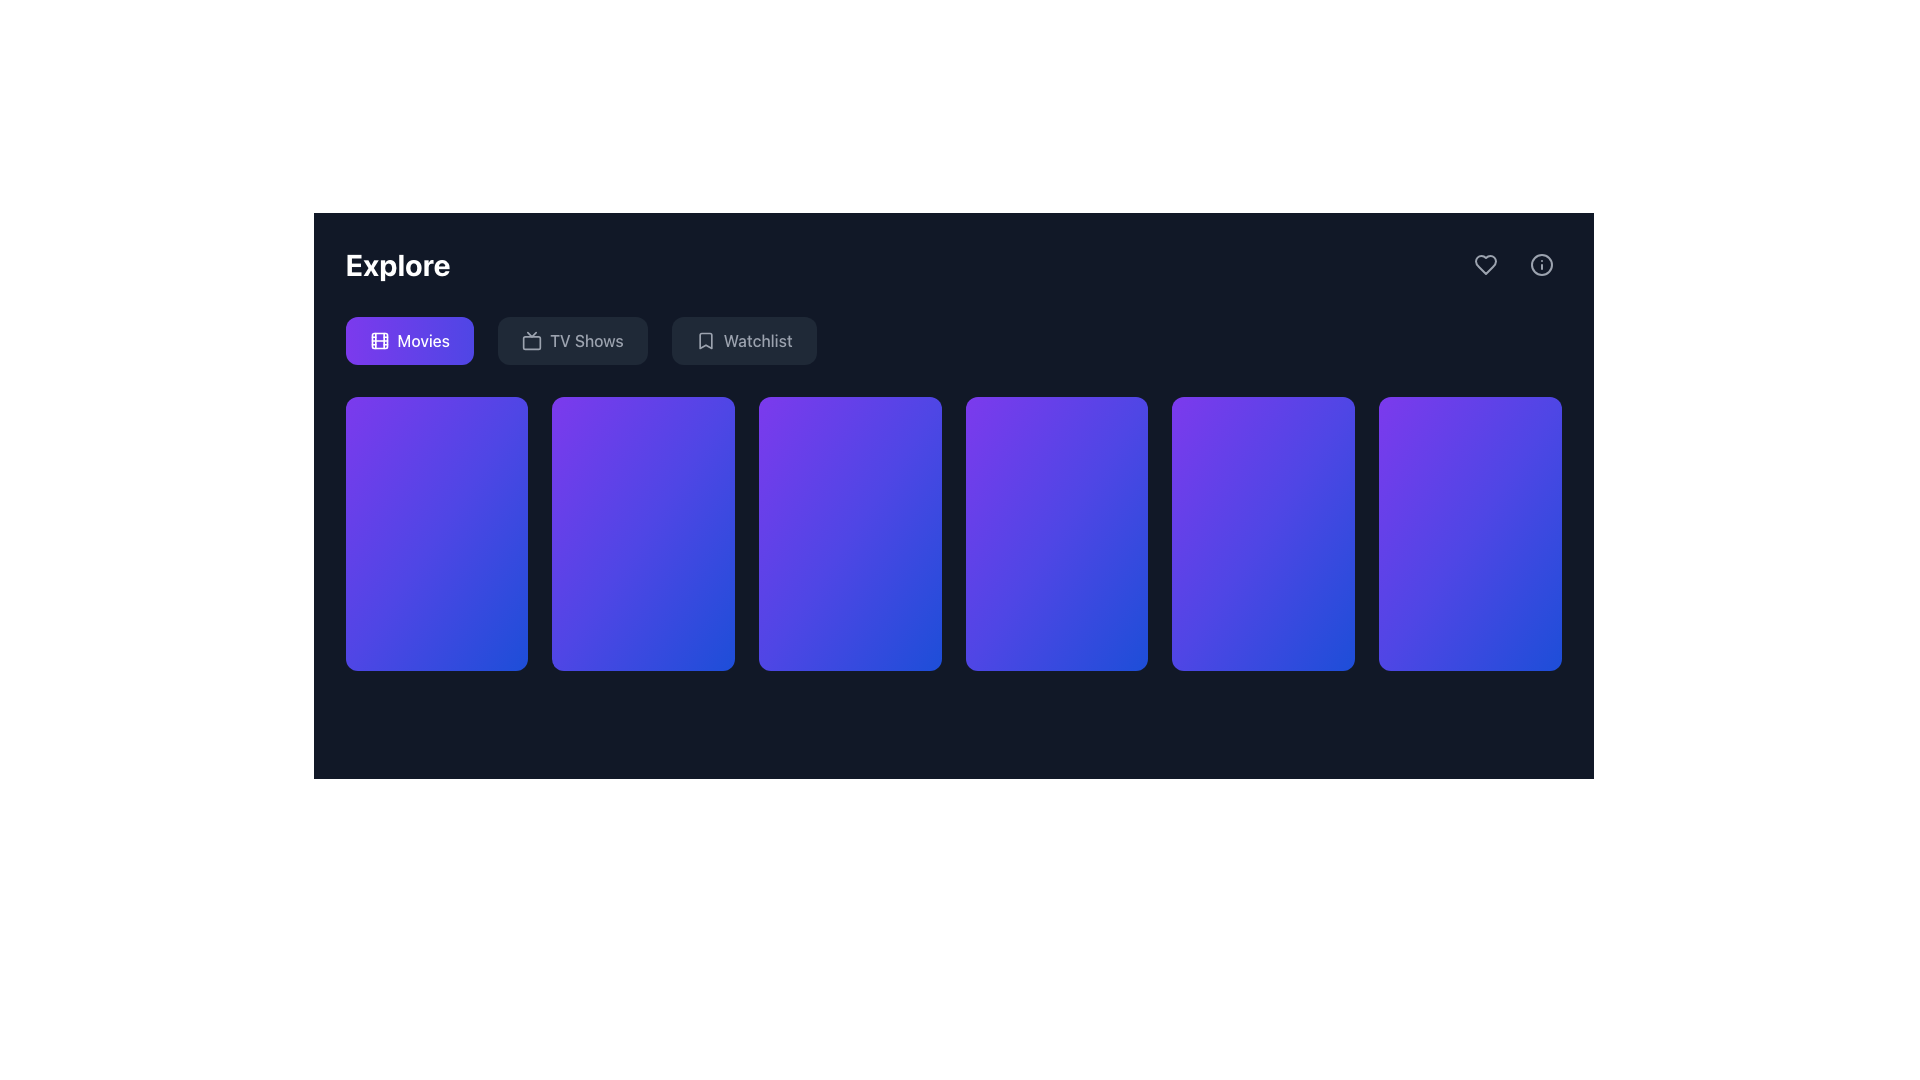  What do you see at coordinates (1485, 264) in the screenshot?
I see `the heart icon located at the top right corner of the interface, which represents a 'like,' 'favorite,' or 'love' function` at bounding box center [1485, 264].